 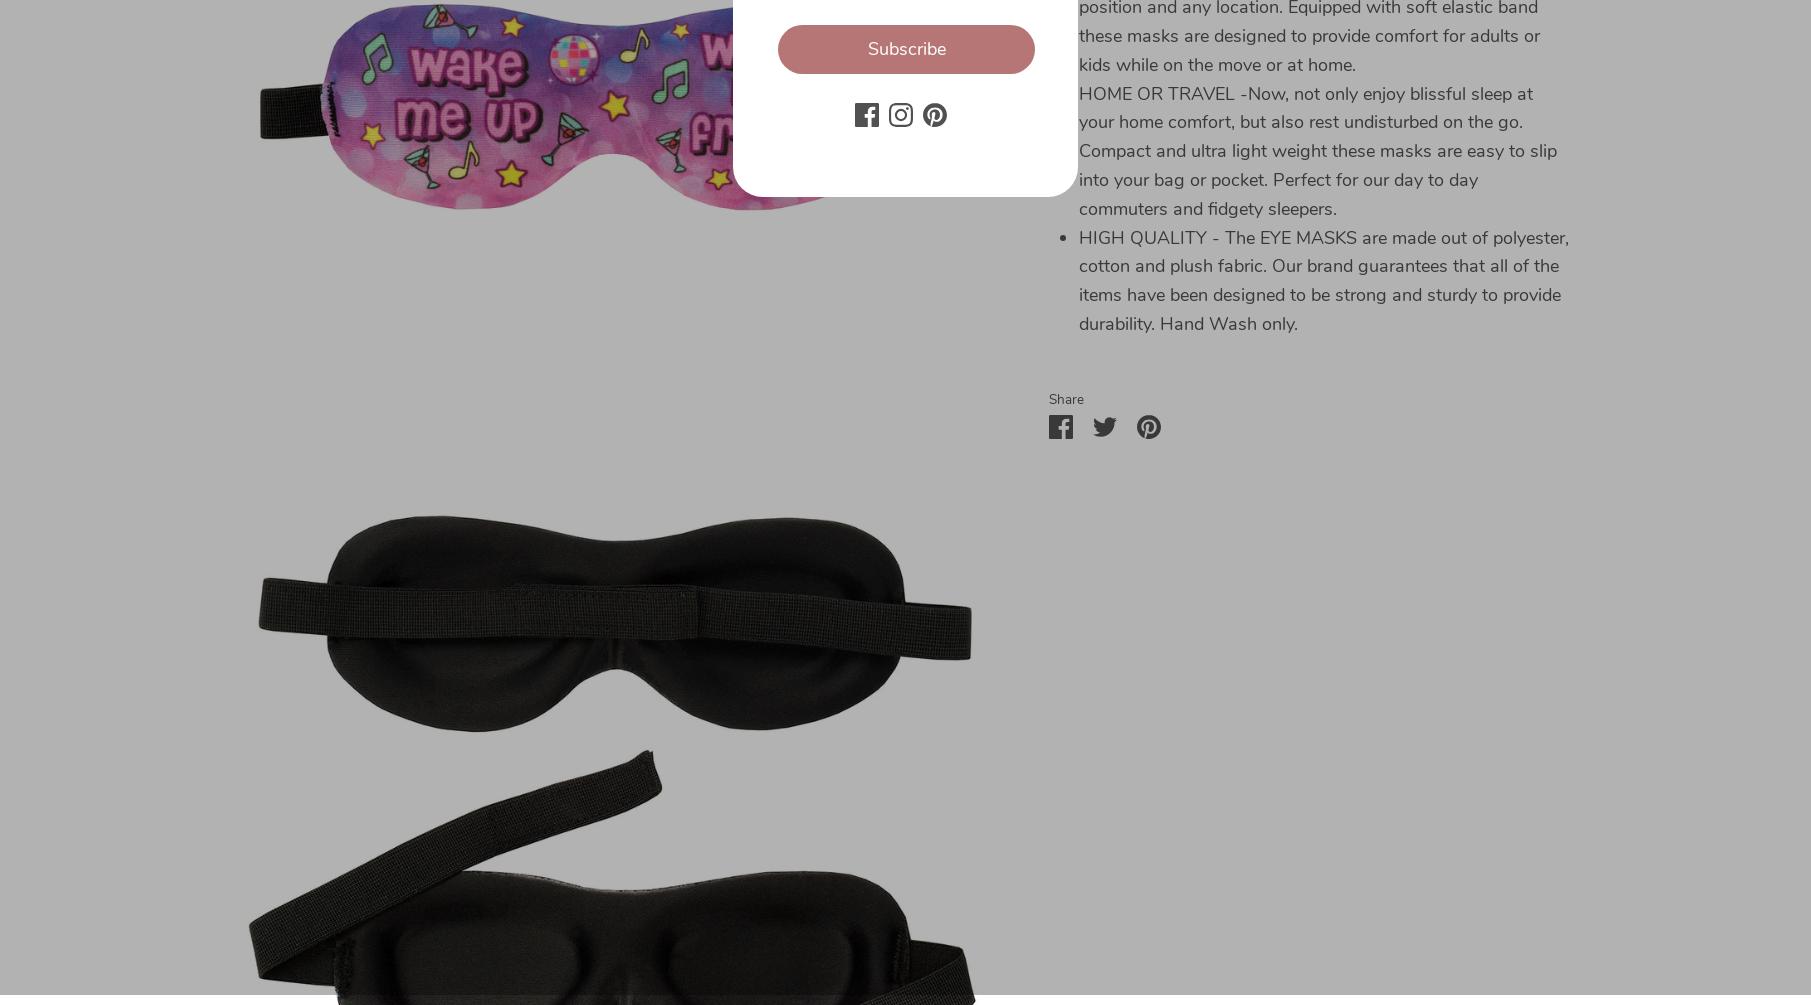 I want to click on 'Returns', so click(x=678, y=750).